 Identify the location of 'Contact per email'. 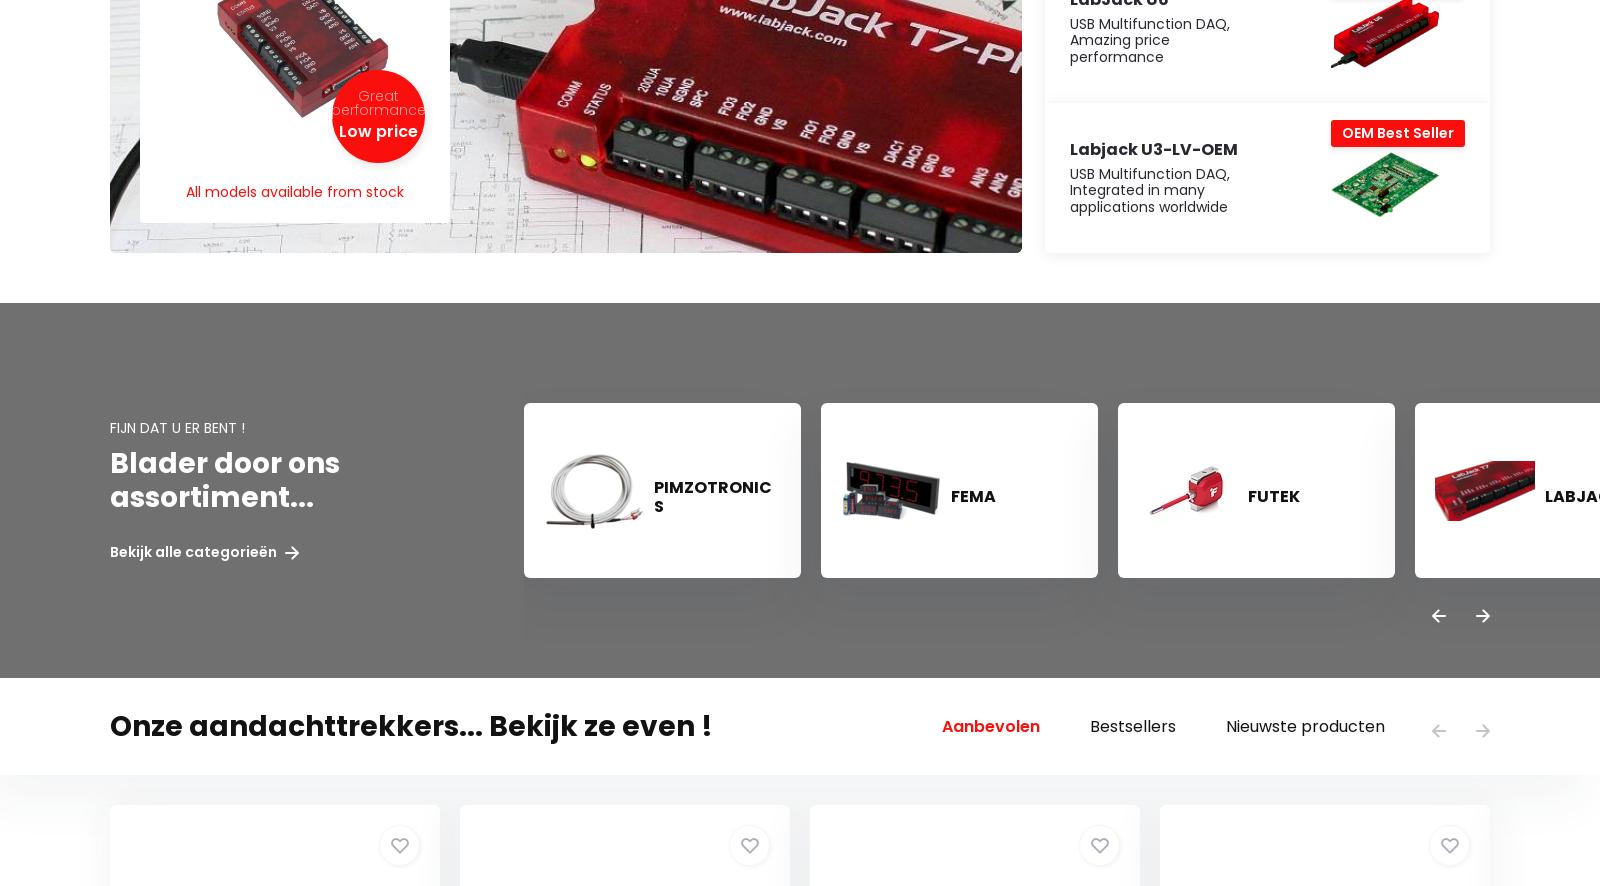
(131, 86).